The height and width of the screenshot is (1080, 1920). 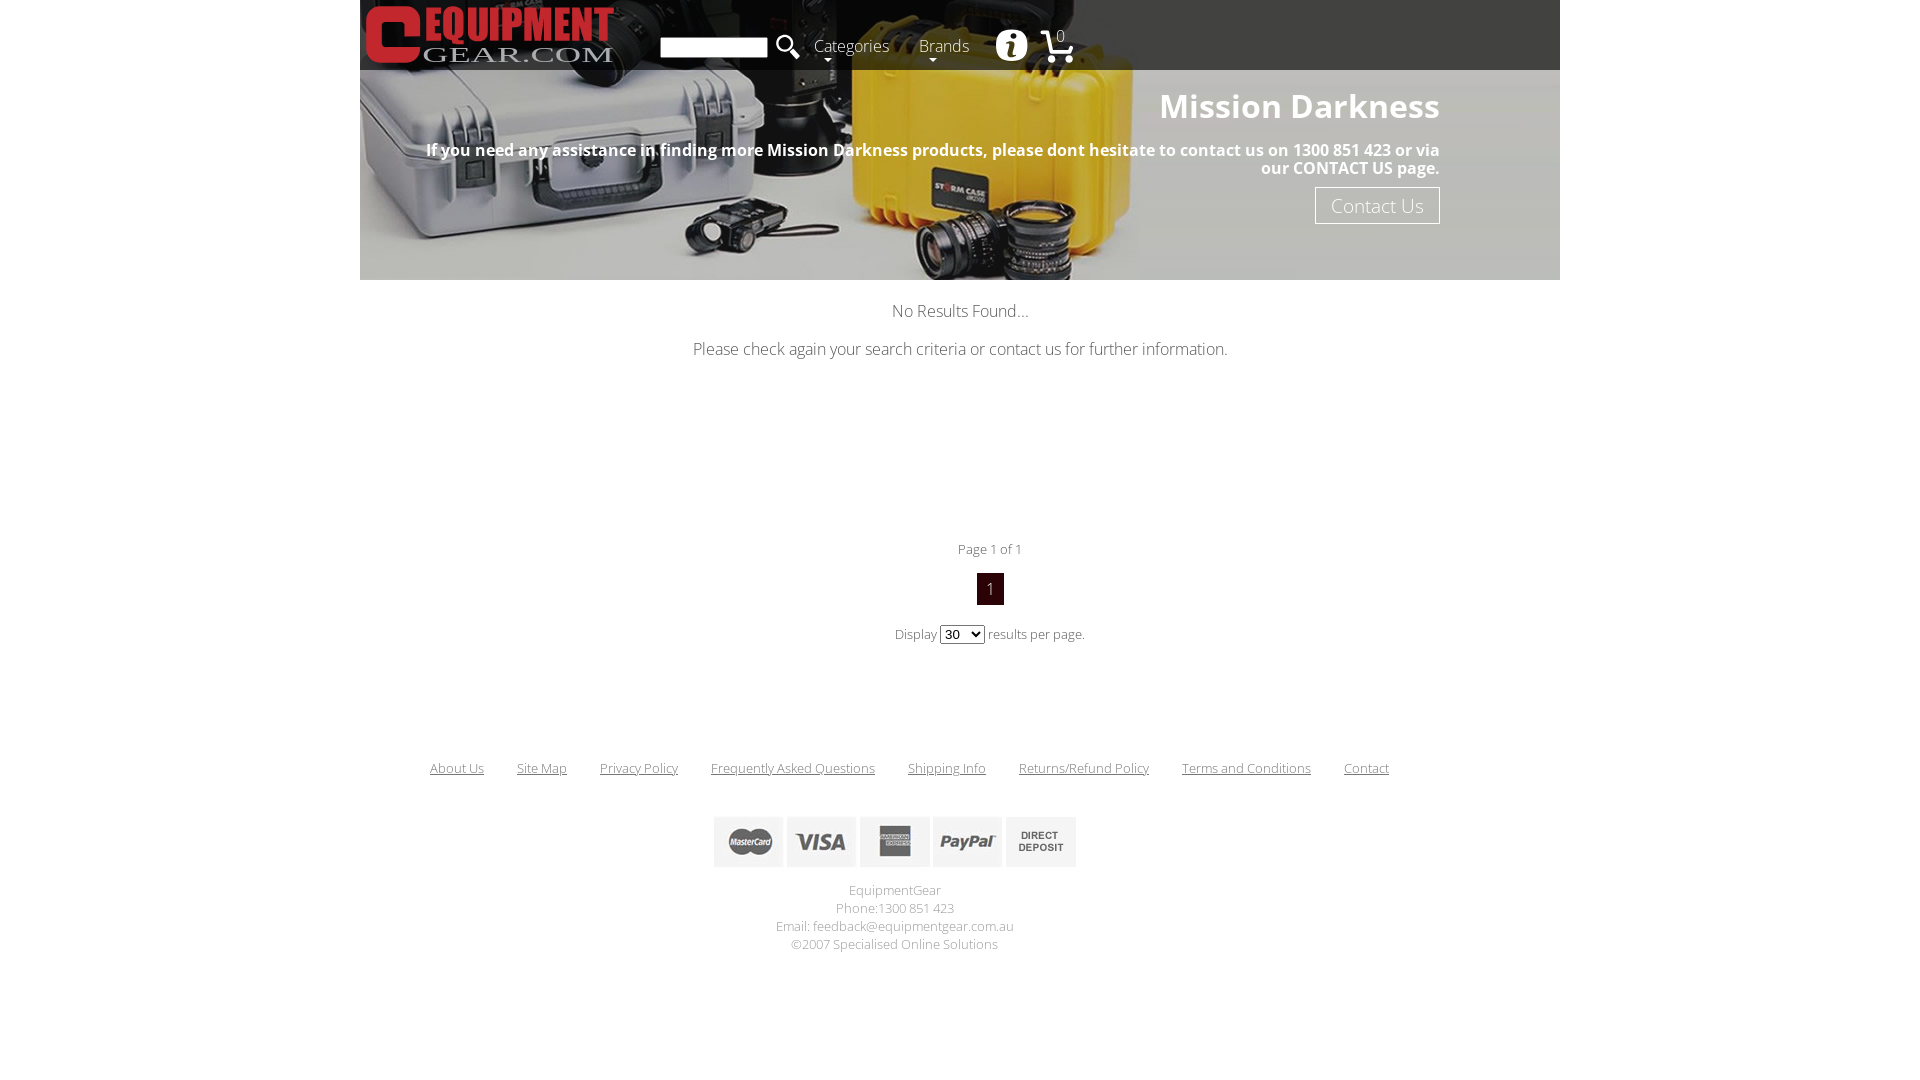 What do you see at coordinates (455, 766) in the screenshot?
I see `'About Us'` at bounding box center [455, 766].